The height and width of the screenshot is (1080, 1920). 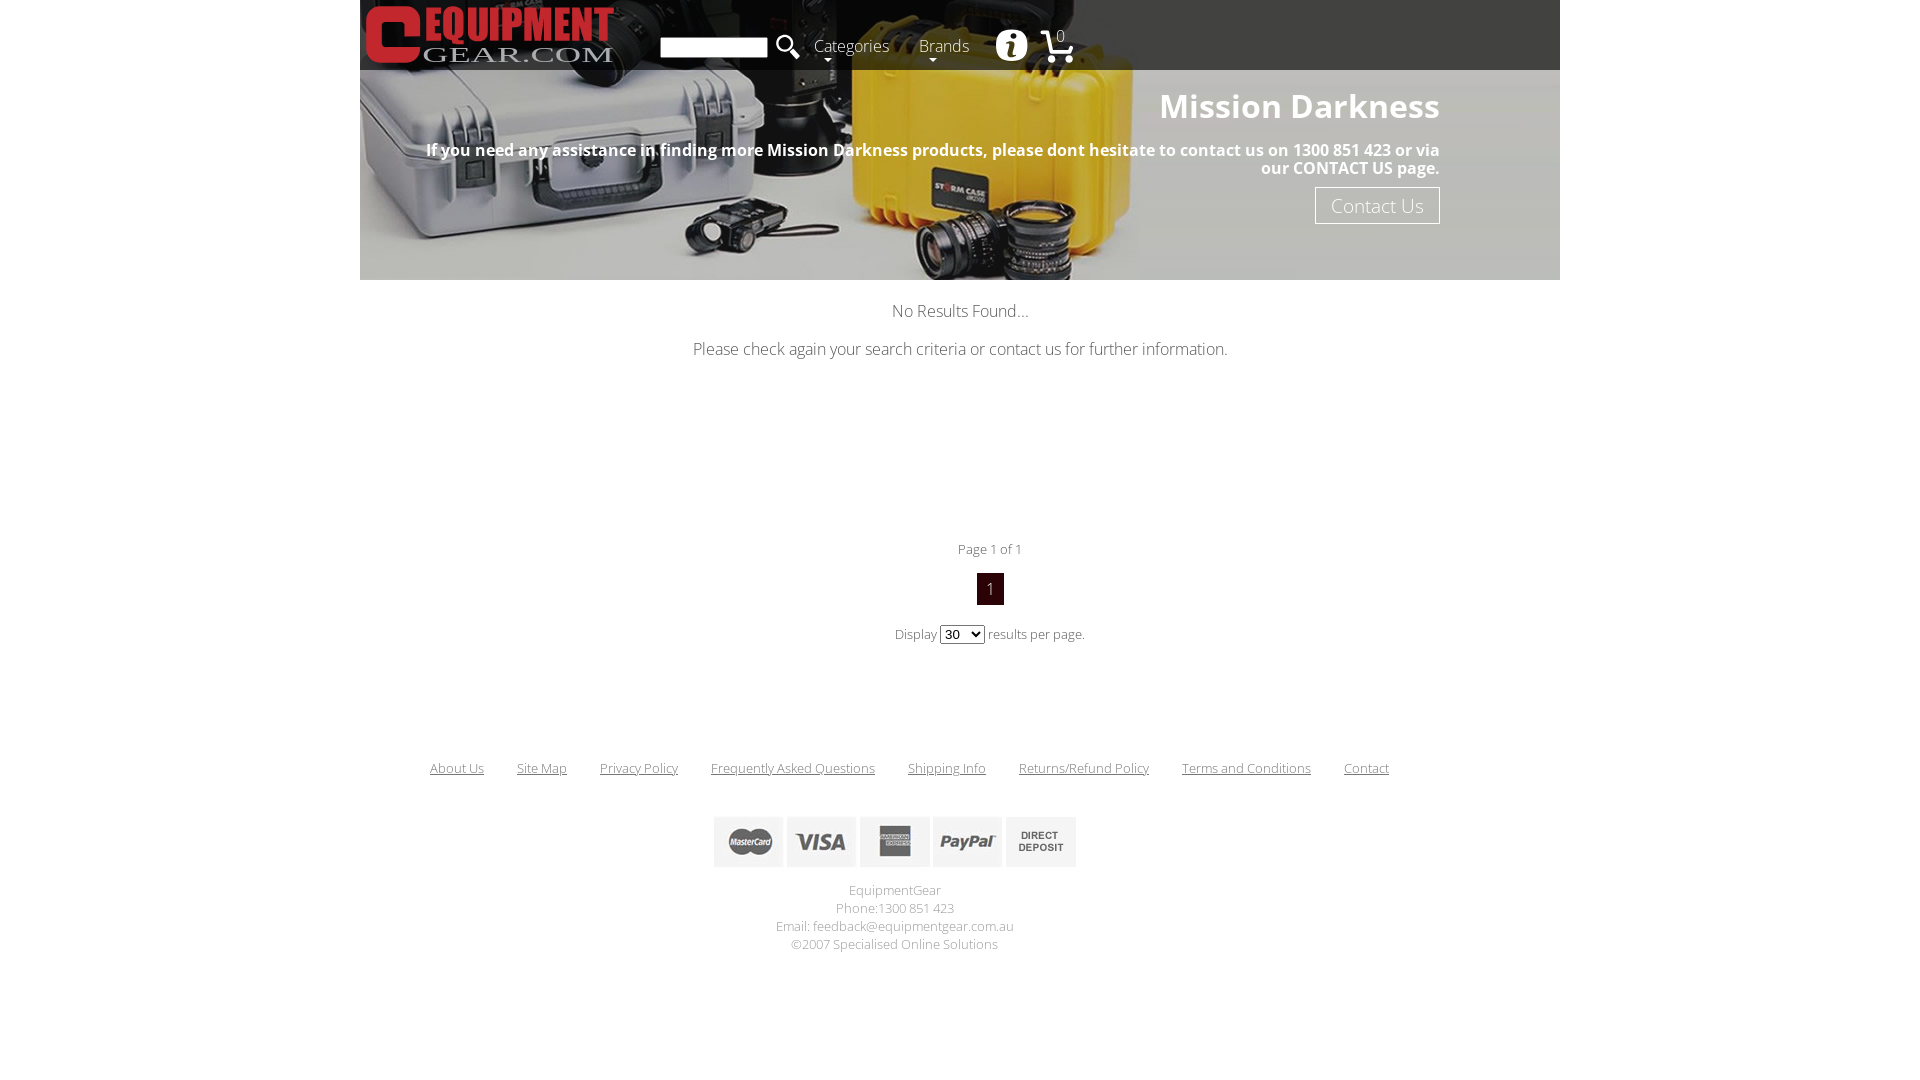 What do you see at coordinates (455, 766) in the screenshot?
I see `'About Us'` at bounding box center [455, 766].